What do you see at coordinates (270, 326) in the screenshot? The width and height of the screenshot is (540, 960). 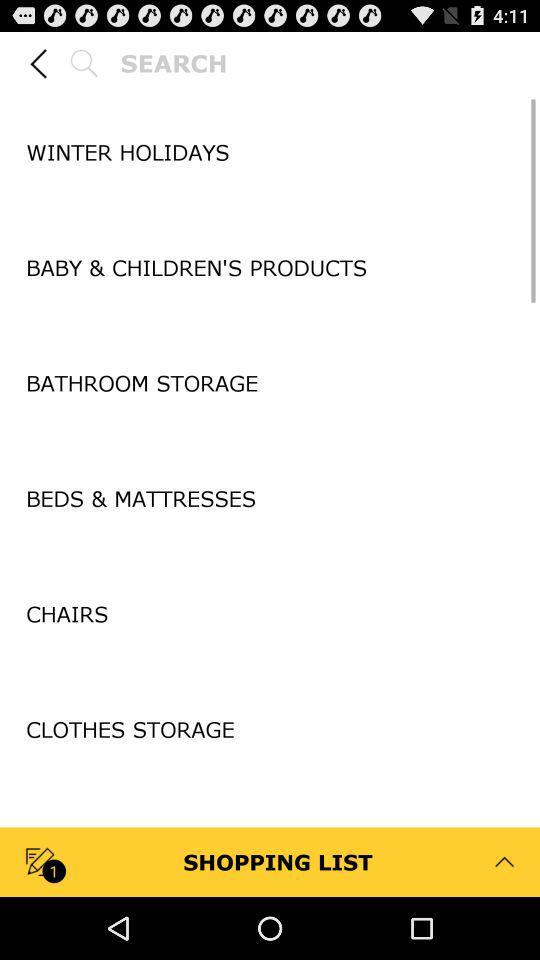 I see `item above the bathroom storage item` at bounding box center [270, 326].